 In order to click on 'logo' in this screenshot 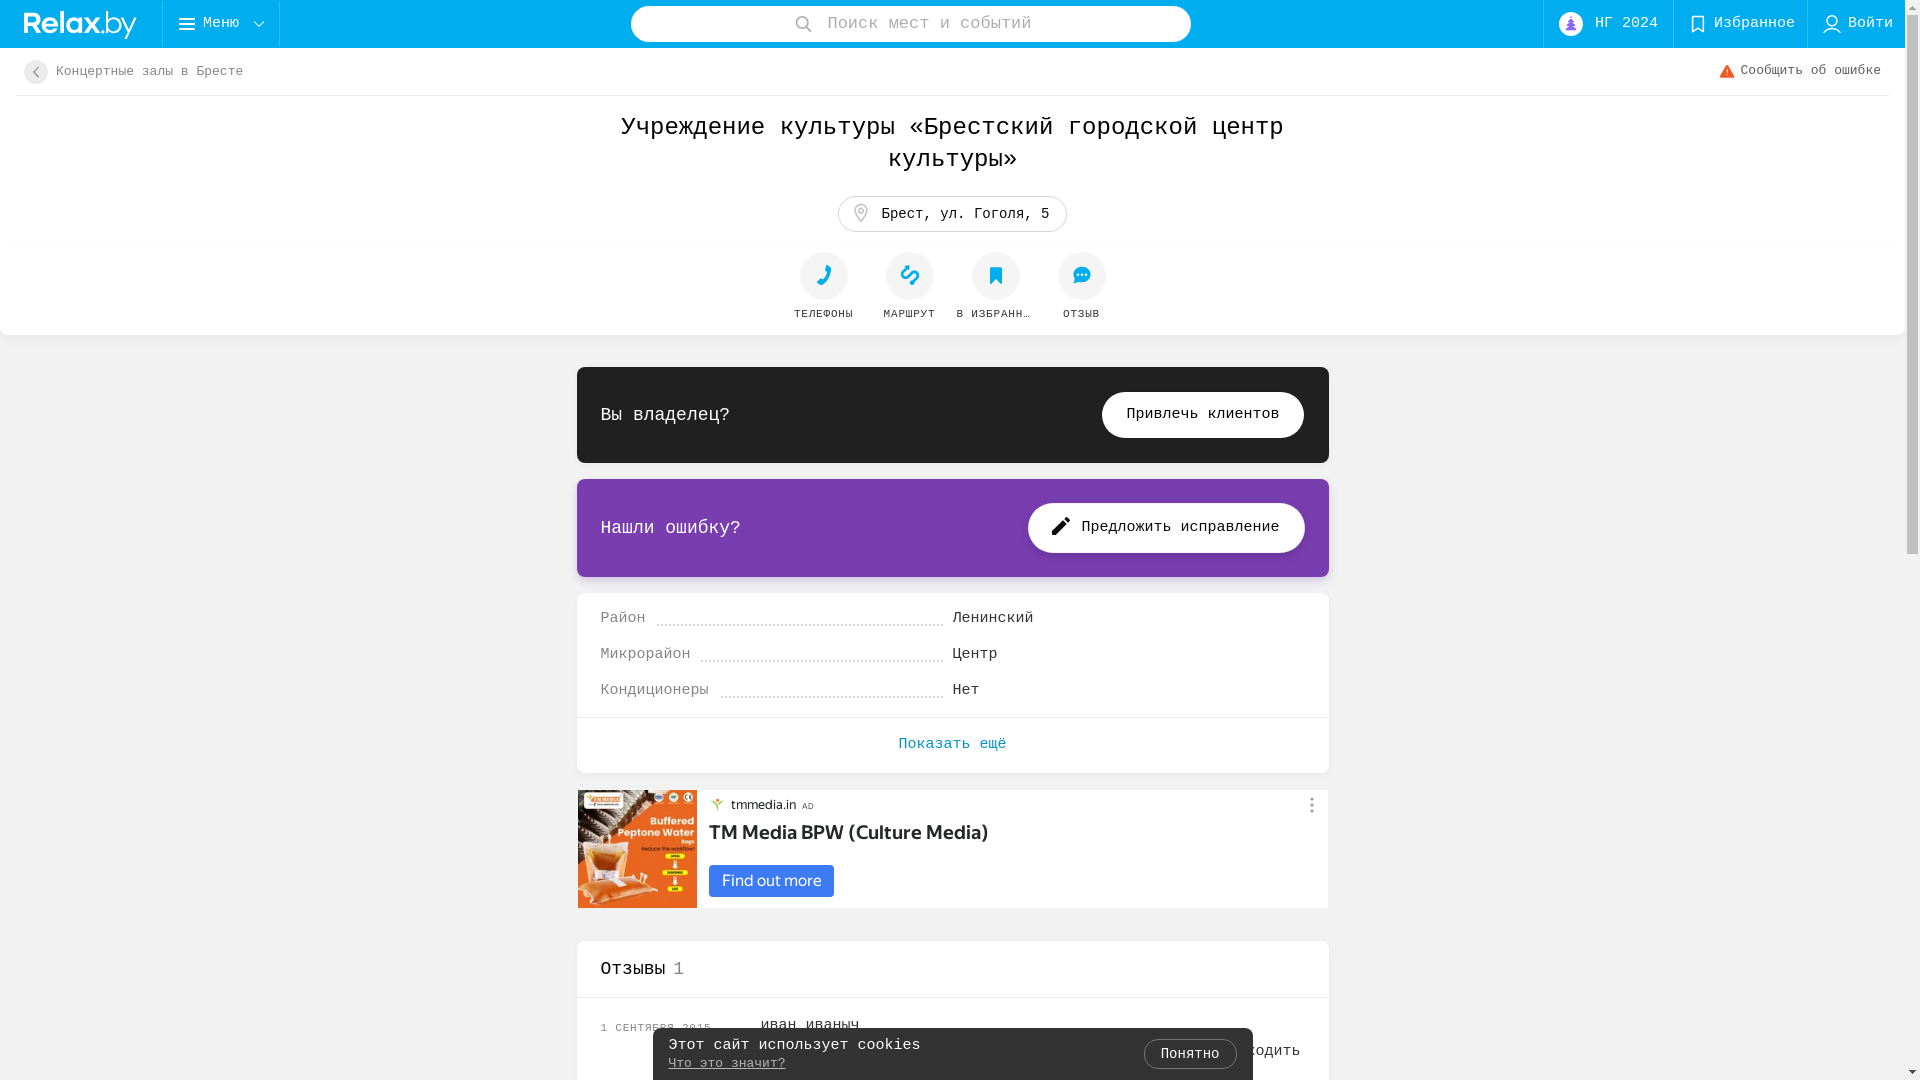, I will do `click(24, 23)`.